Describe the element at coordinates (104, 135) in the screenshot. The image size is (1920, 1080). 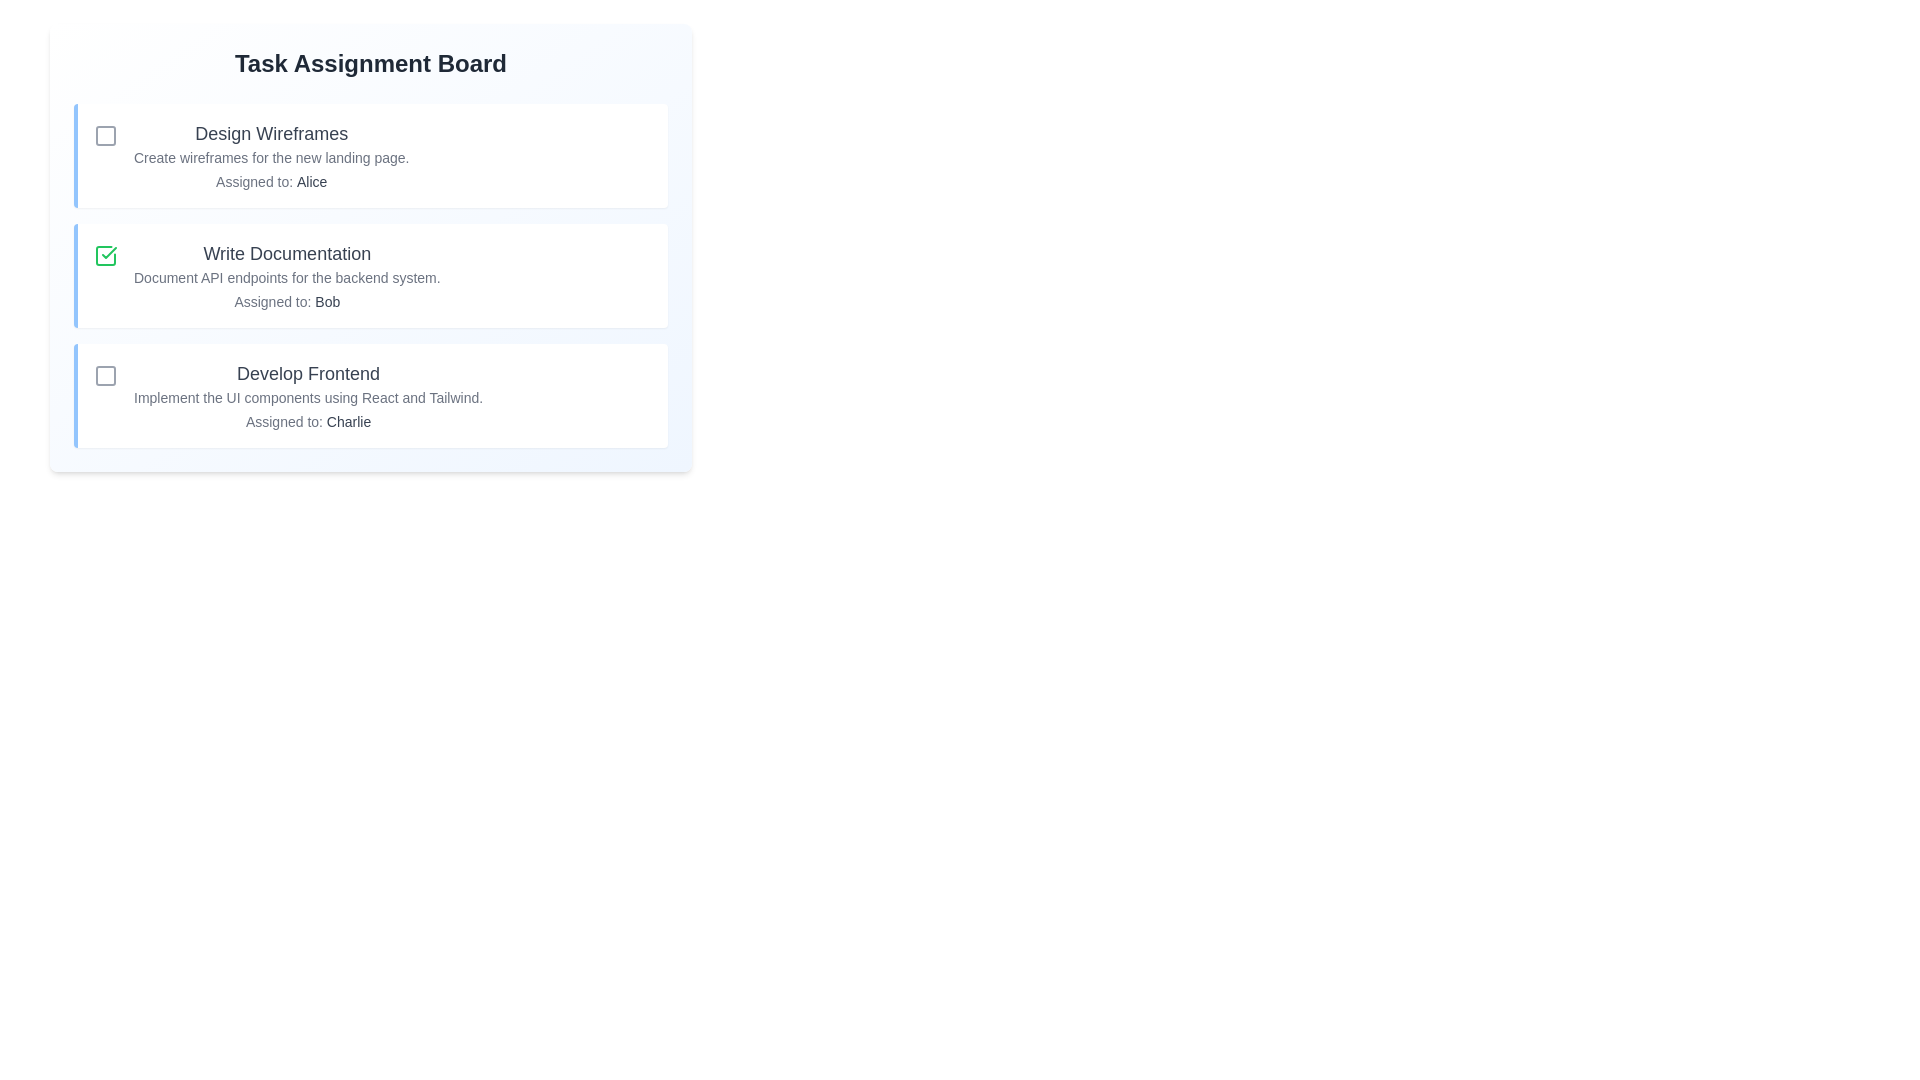
I see `the checkbox element located to the left of the 'Design Wireframes' text in the task item interface` at that location.